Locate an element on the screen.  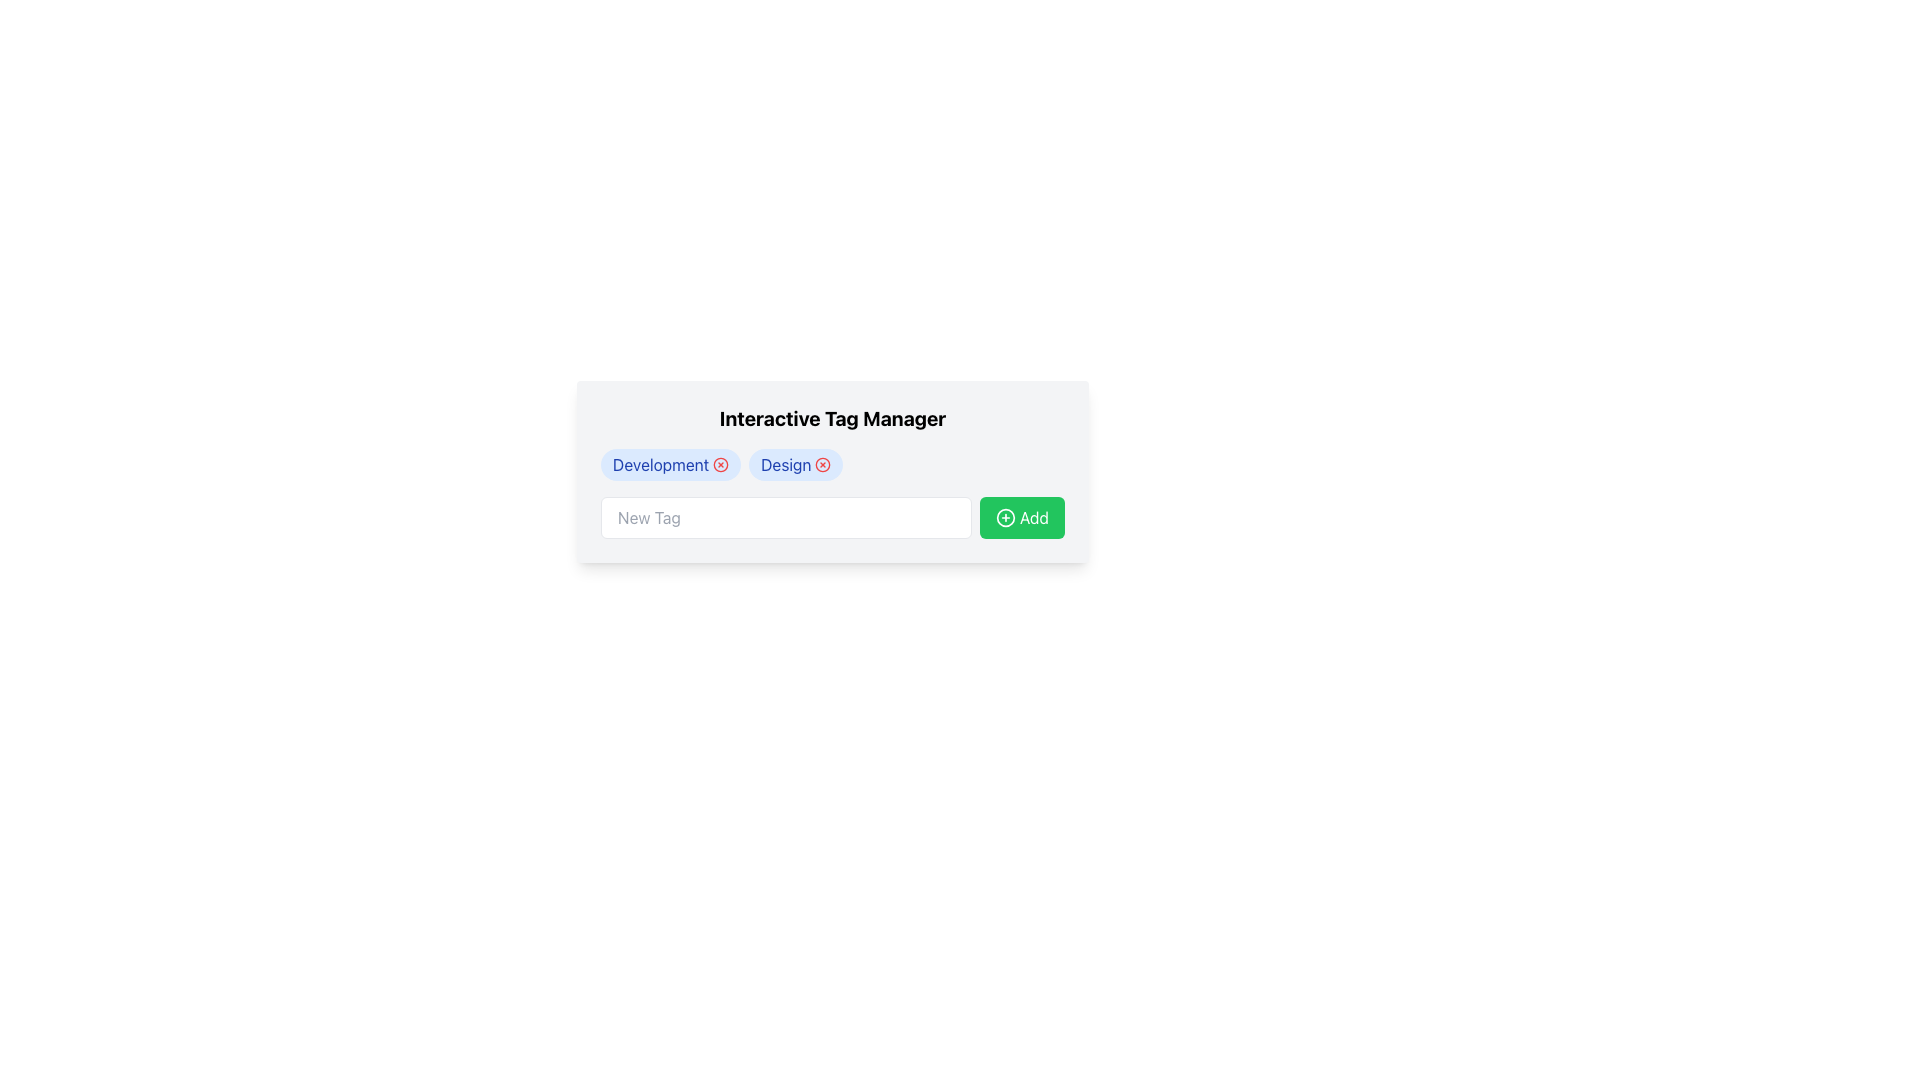
the 'Add' button, which is a green rectangular button with rounded corners and a white '+' icon is located at coordinates (1022, 516).